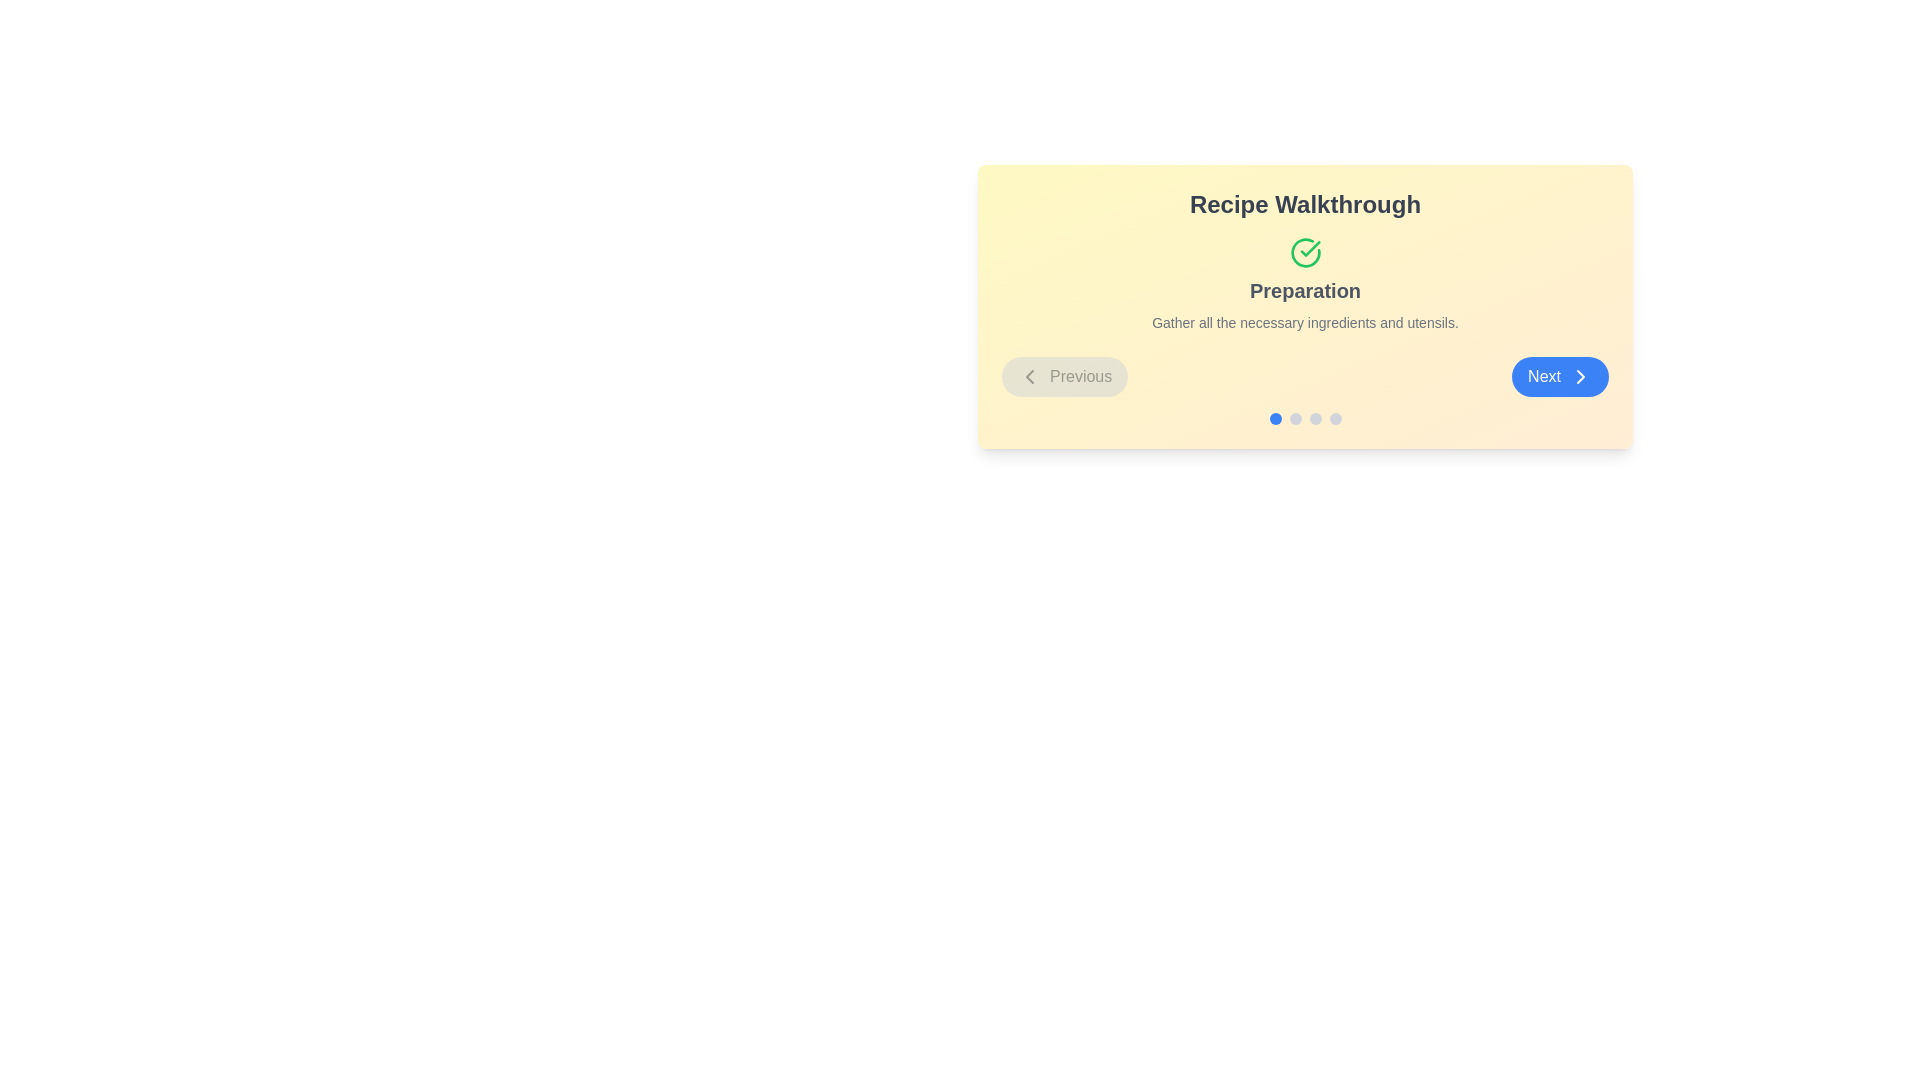 The height and width of the screenshot is (1080, 1920). Describe the element at coordinates (1305, 322) in the screenshot. I see `the static text that reads 'Gather all the necessary ingredients and utensils.' which is located below the 'Preparation' heading` at that location.